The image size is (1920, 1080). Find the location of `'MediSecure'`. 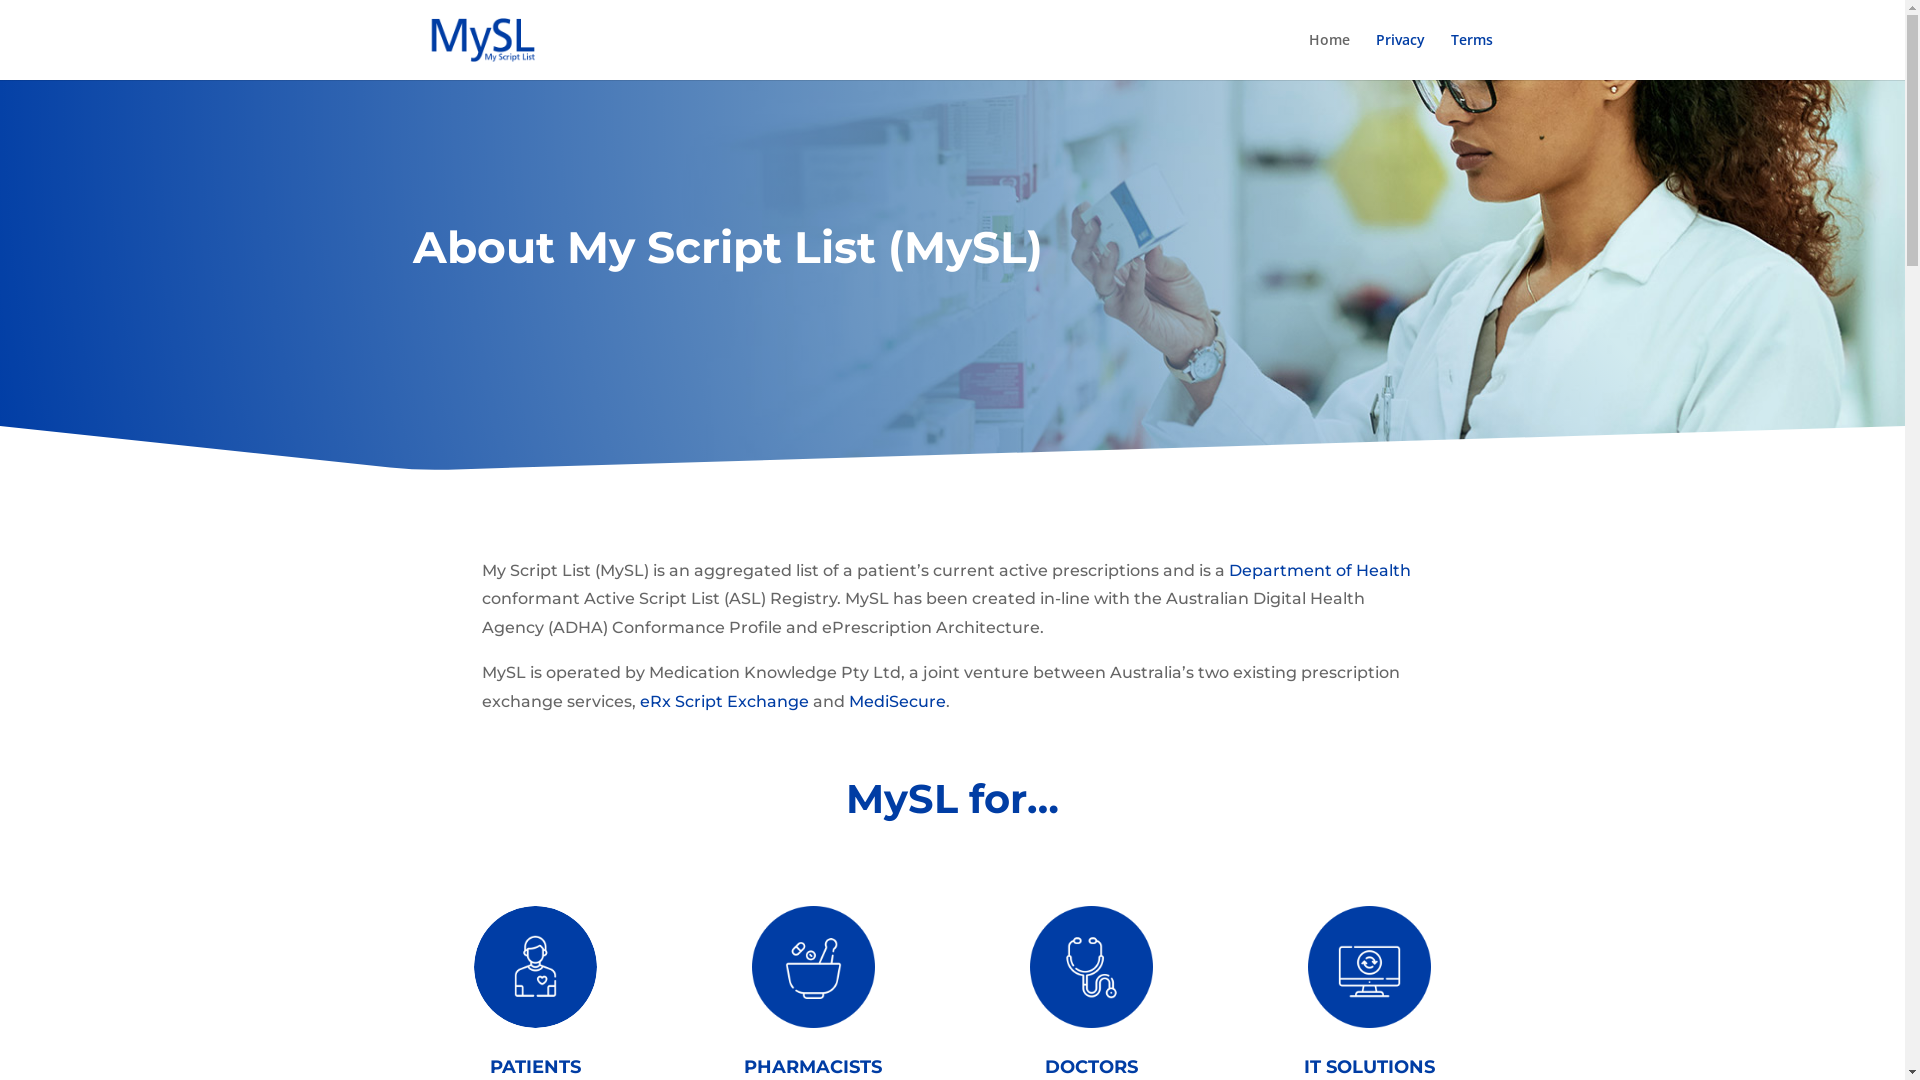

'MediSecure' is located at coordinates (895, 700).